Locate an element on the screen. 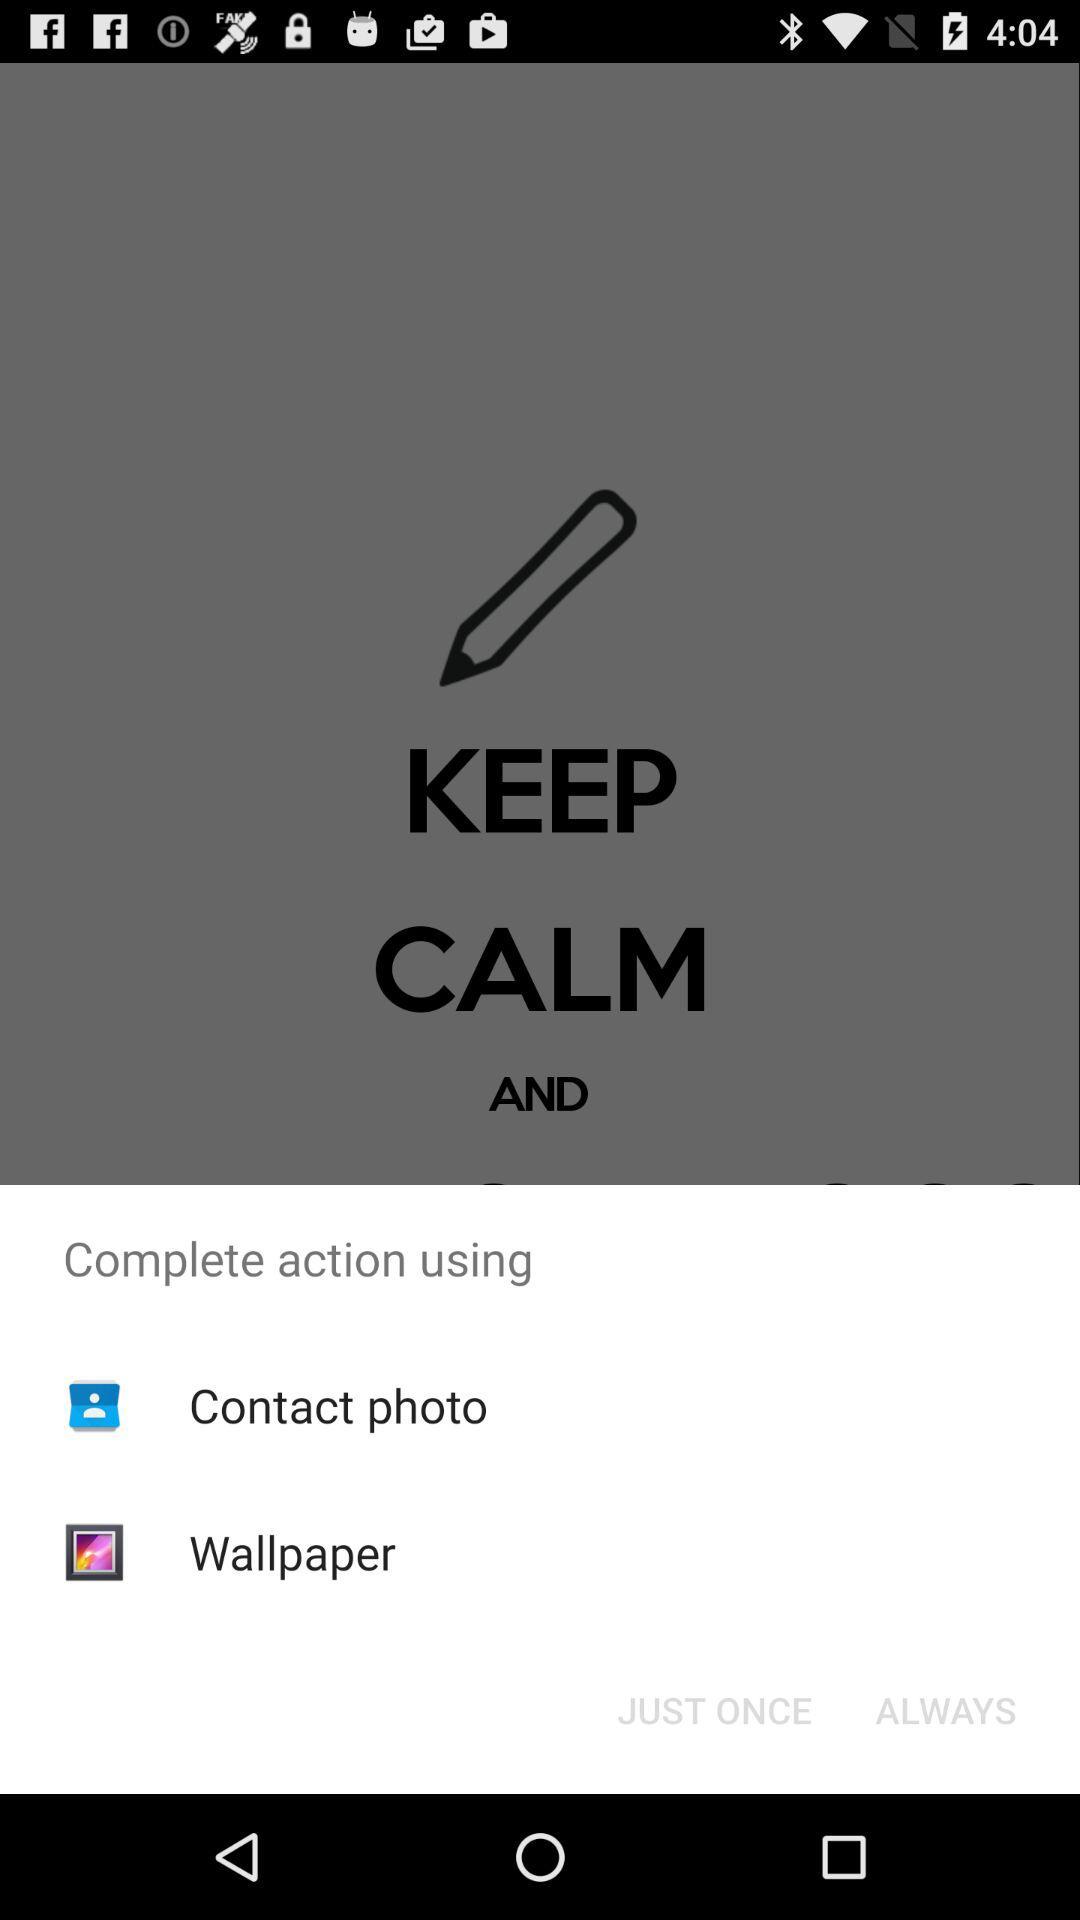 Image resolution: width=1080 pixels, height=1920 pixels. the item below complete action using item is located at coordinates (945, 1708).